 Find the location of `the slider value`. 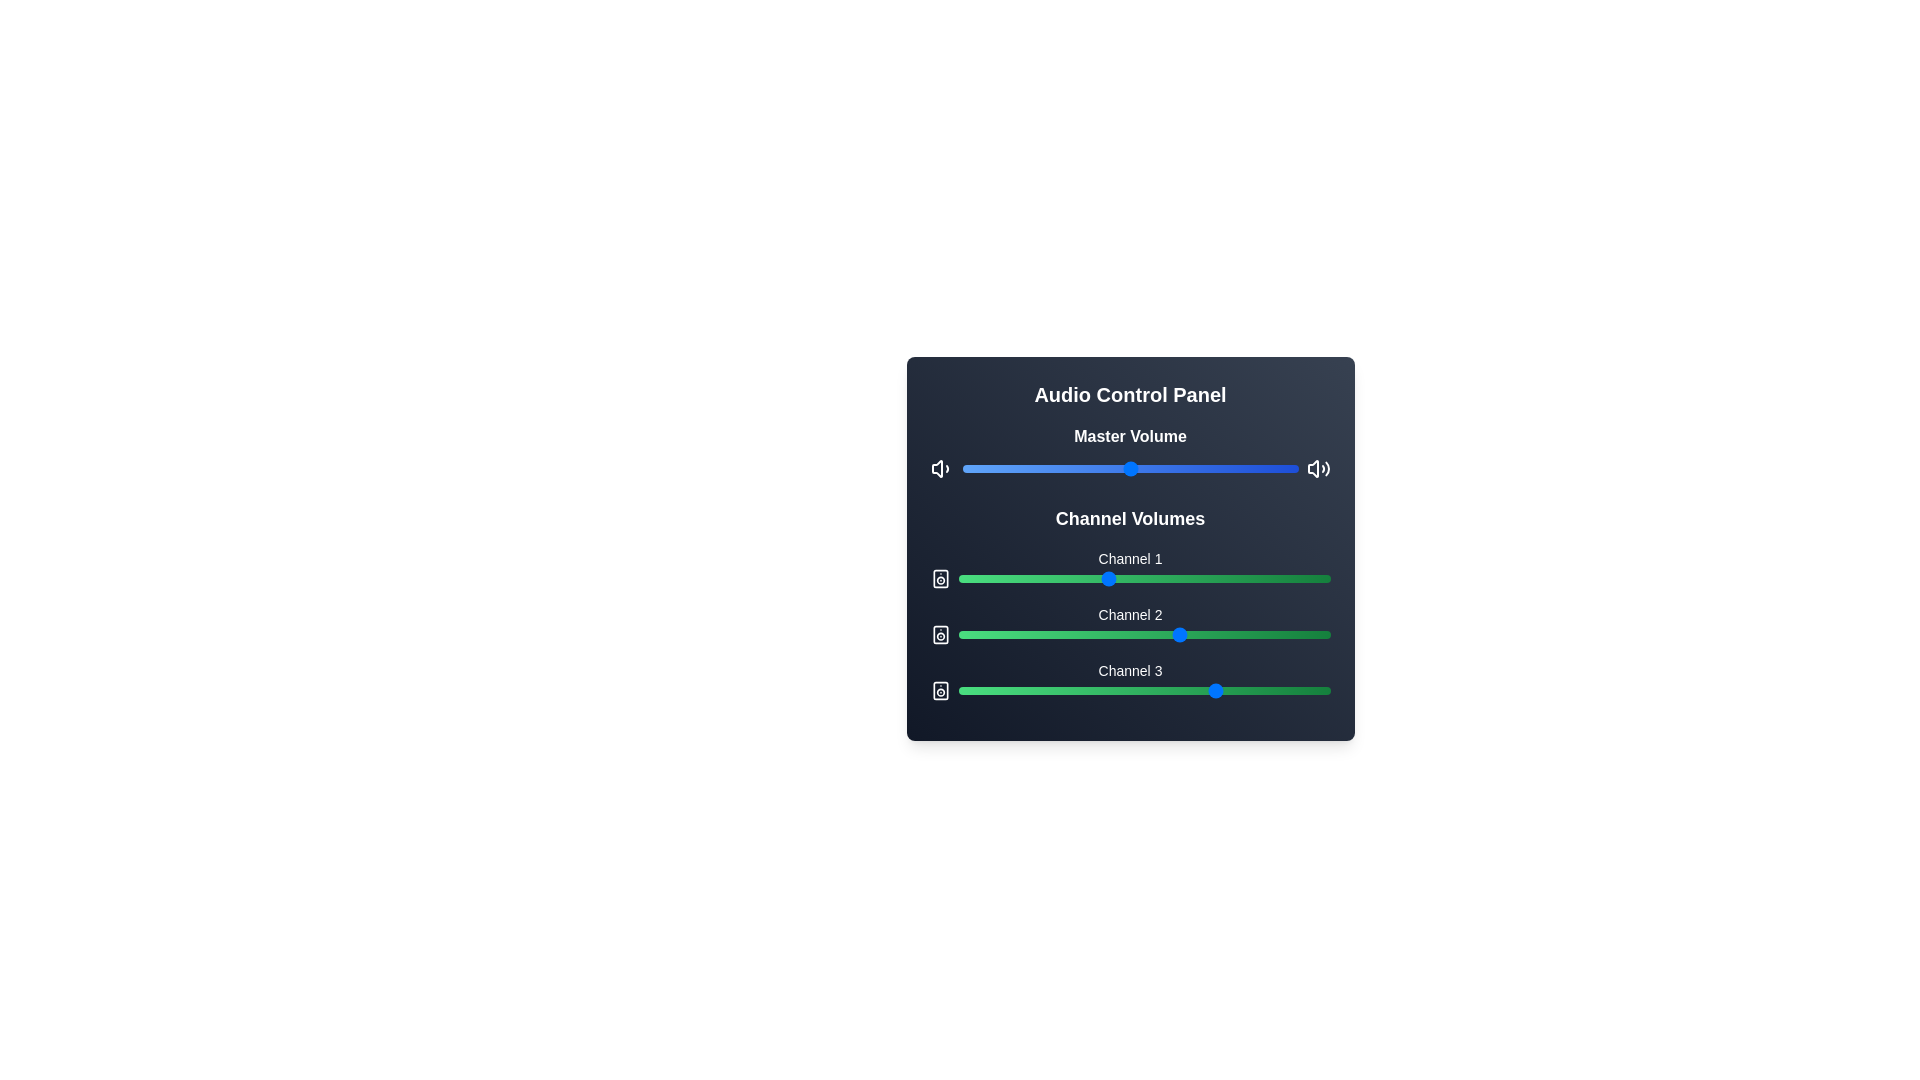

the slider value is located at coordinates (1017, 689).